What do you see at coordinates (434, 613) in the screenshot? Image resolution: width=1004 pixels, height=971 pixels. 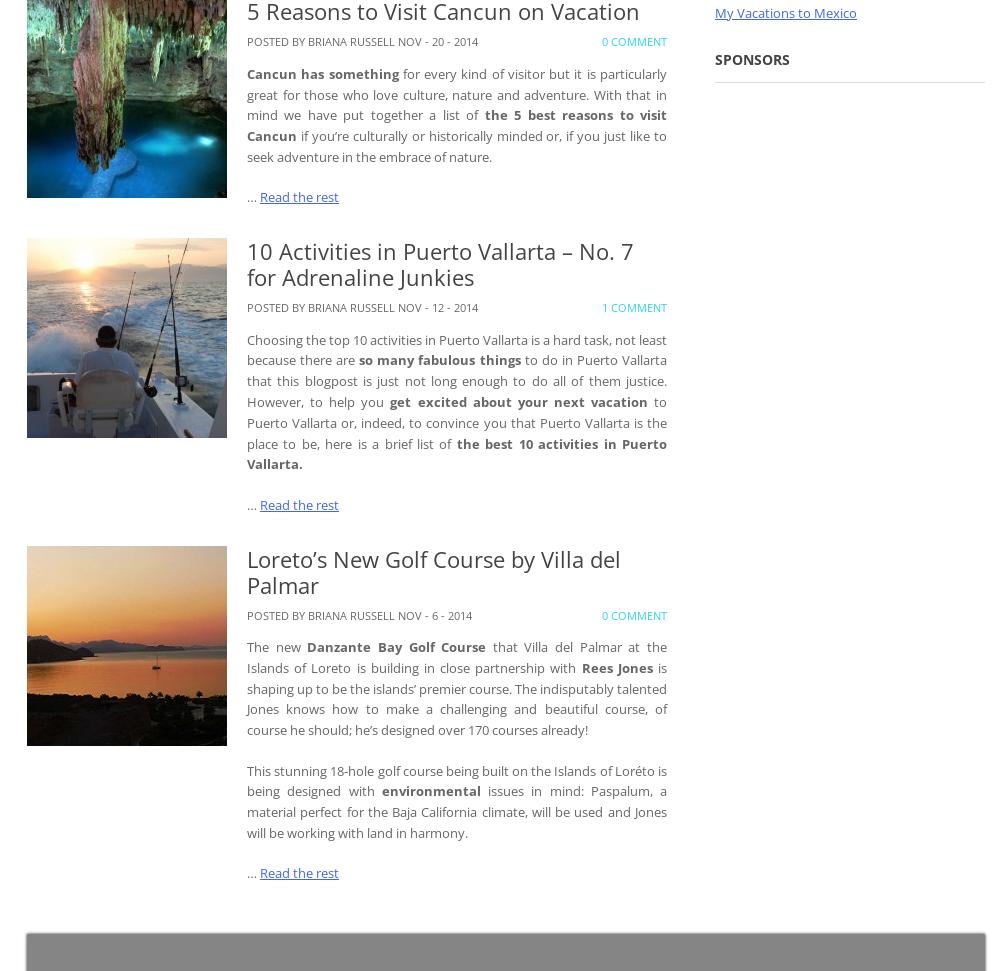 I see `'Nov - 6 - 2014'` at bounding box center [434, 613].